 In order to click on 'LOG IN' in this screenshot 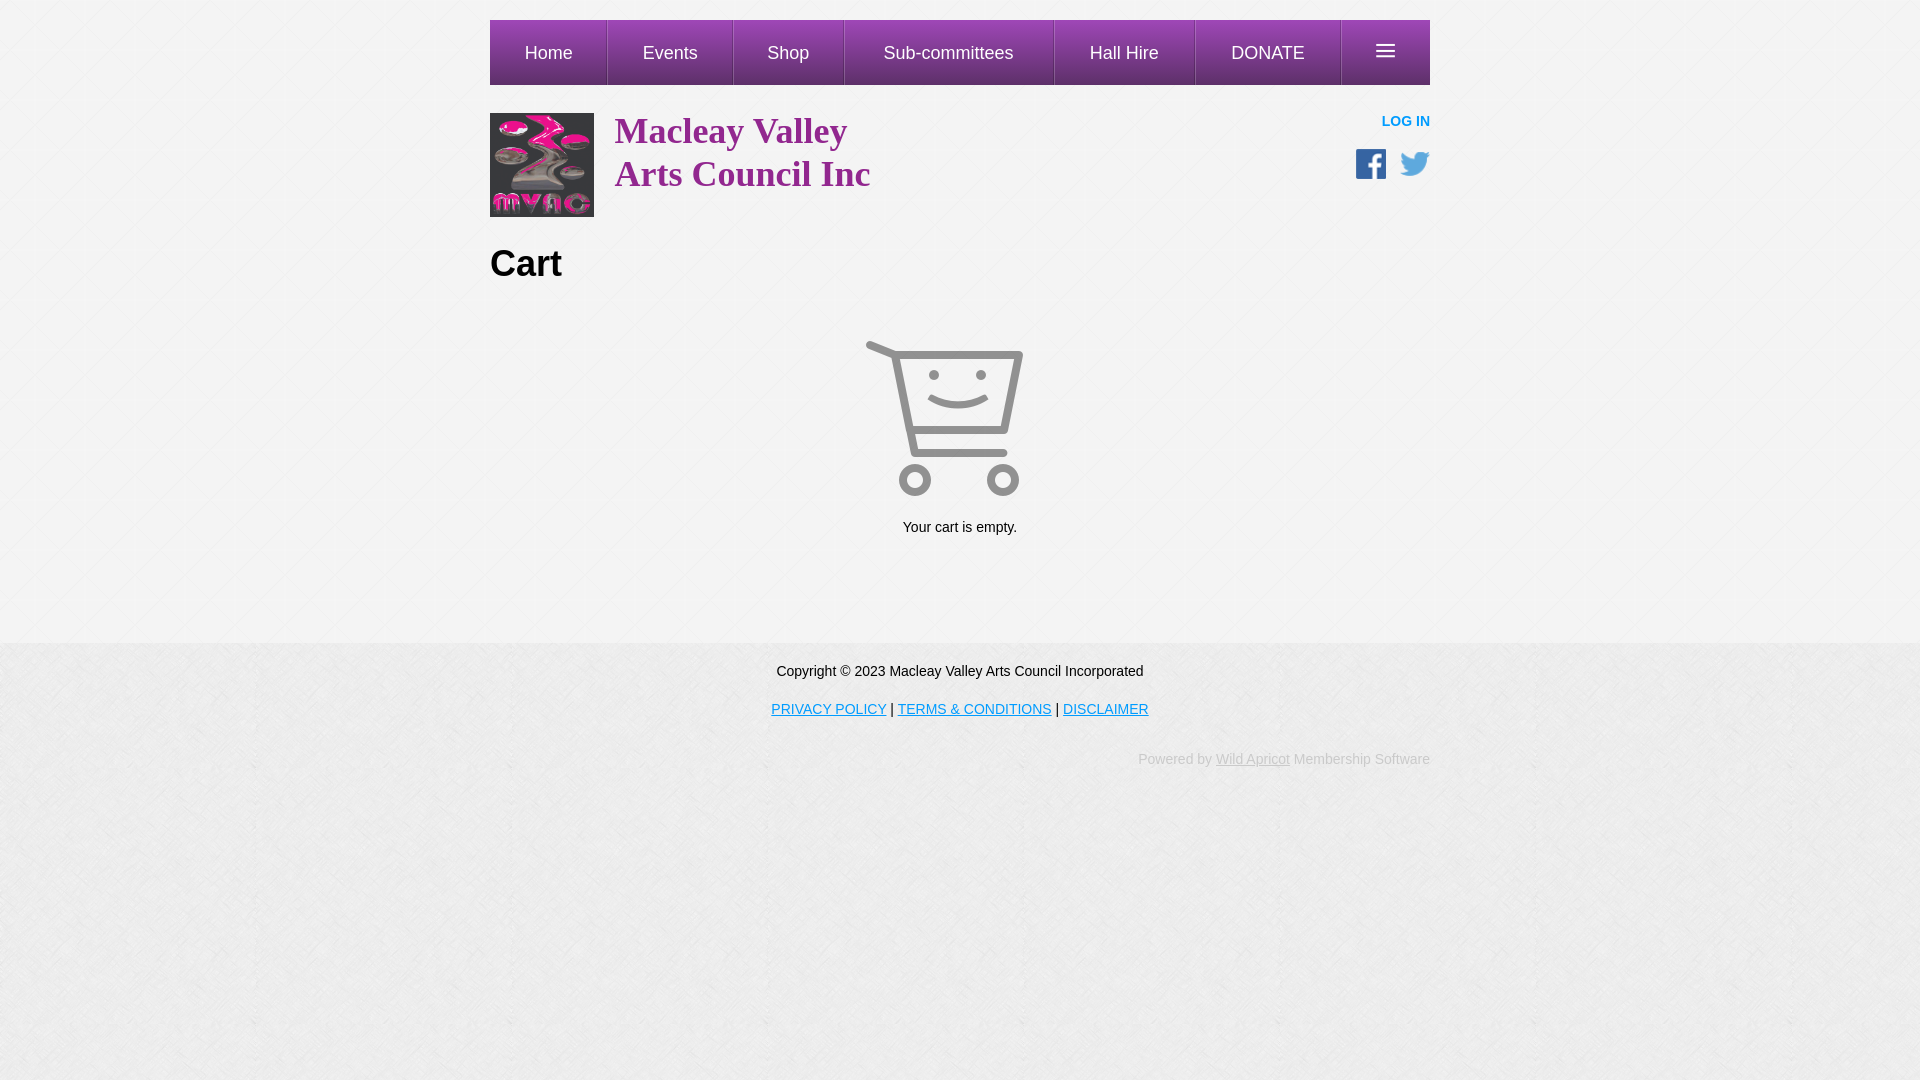, I will do `click(1405, 120)`.